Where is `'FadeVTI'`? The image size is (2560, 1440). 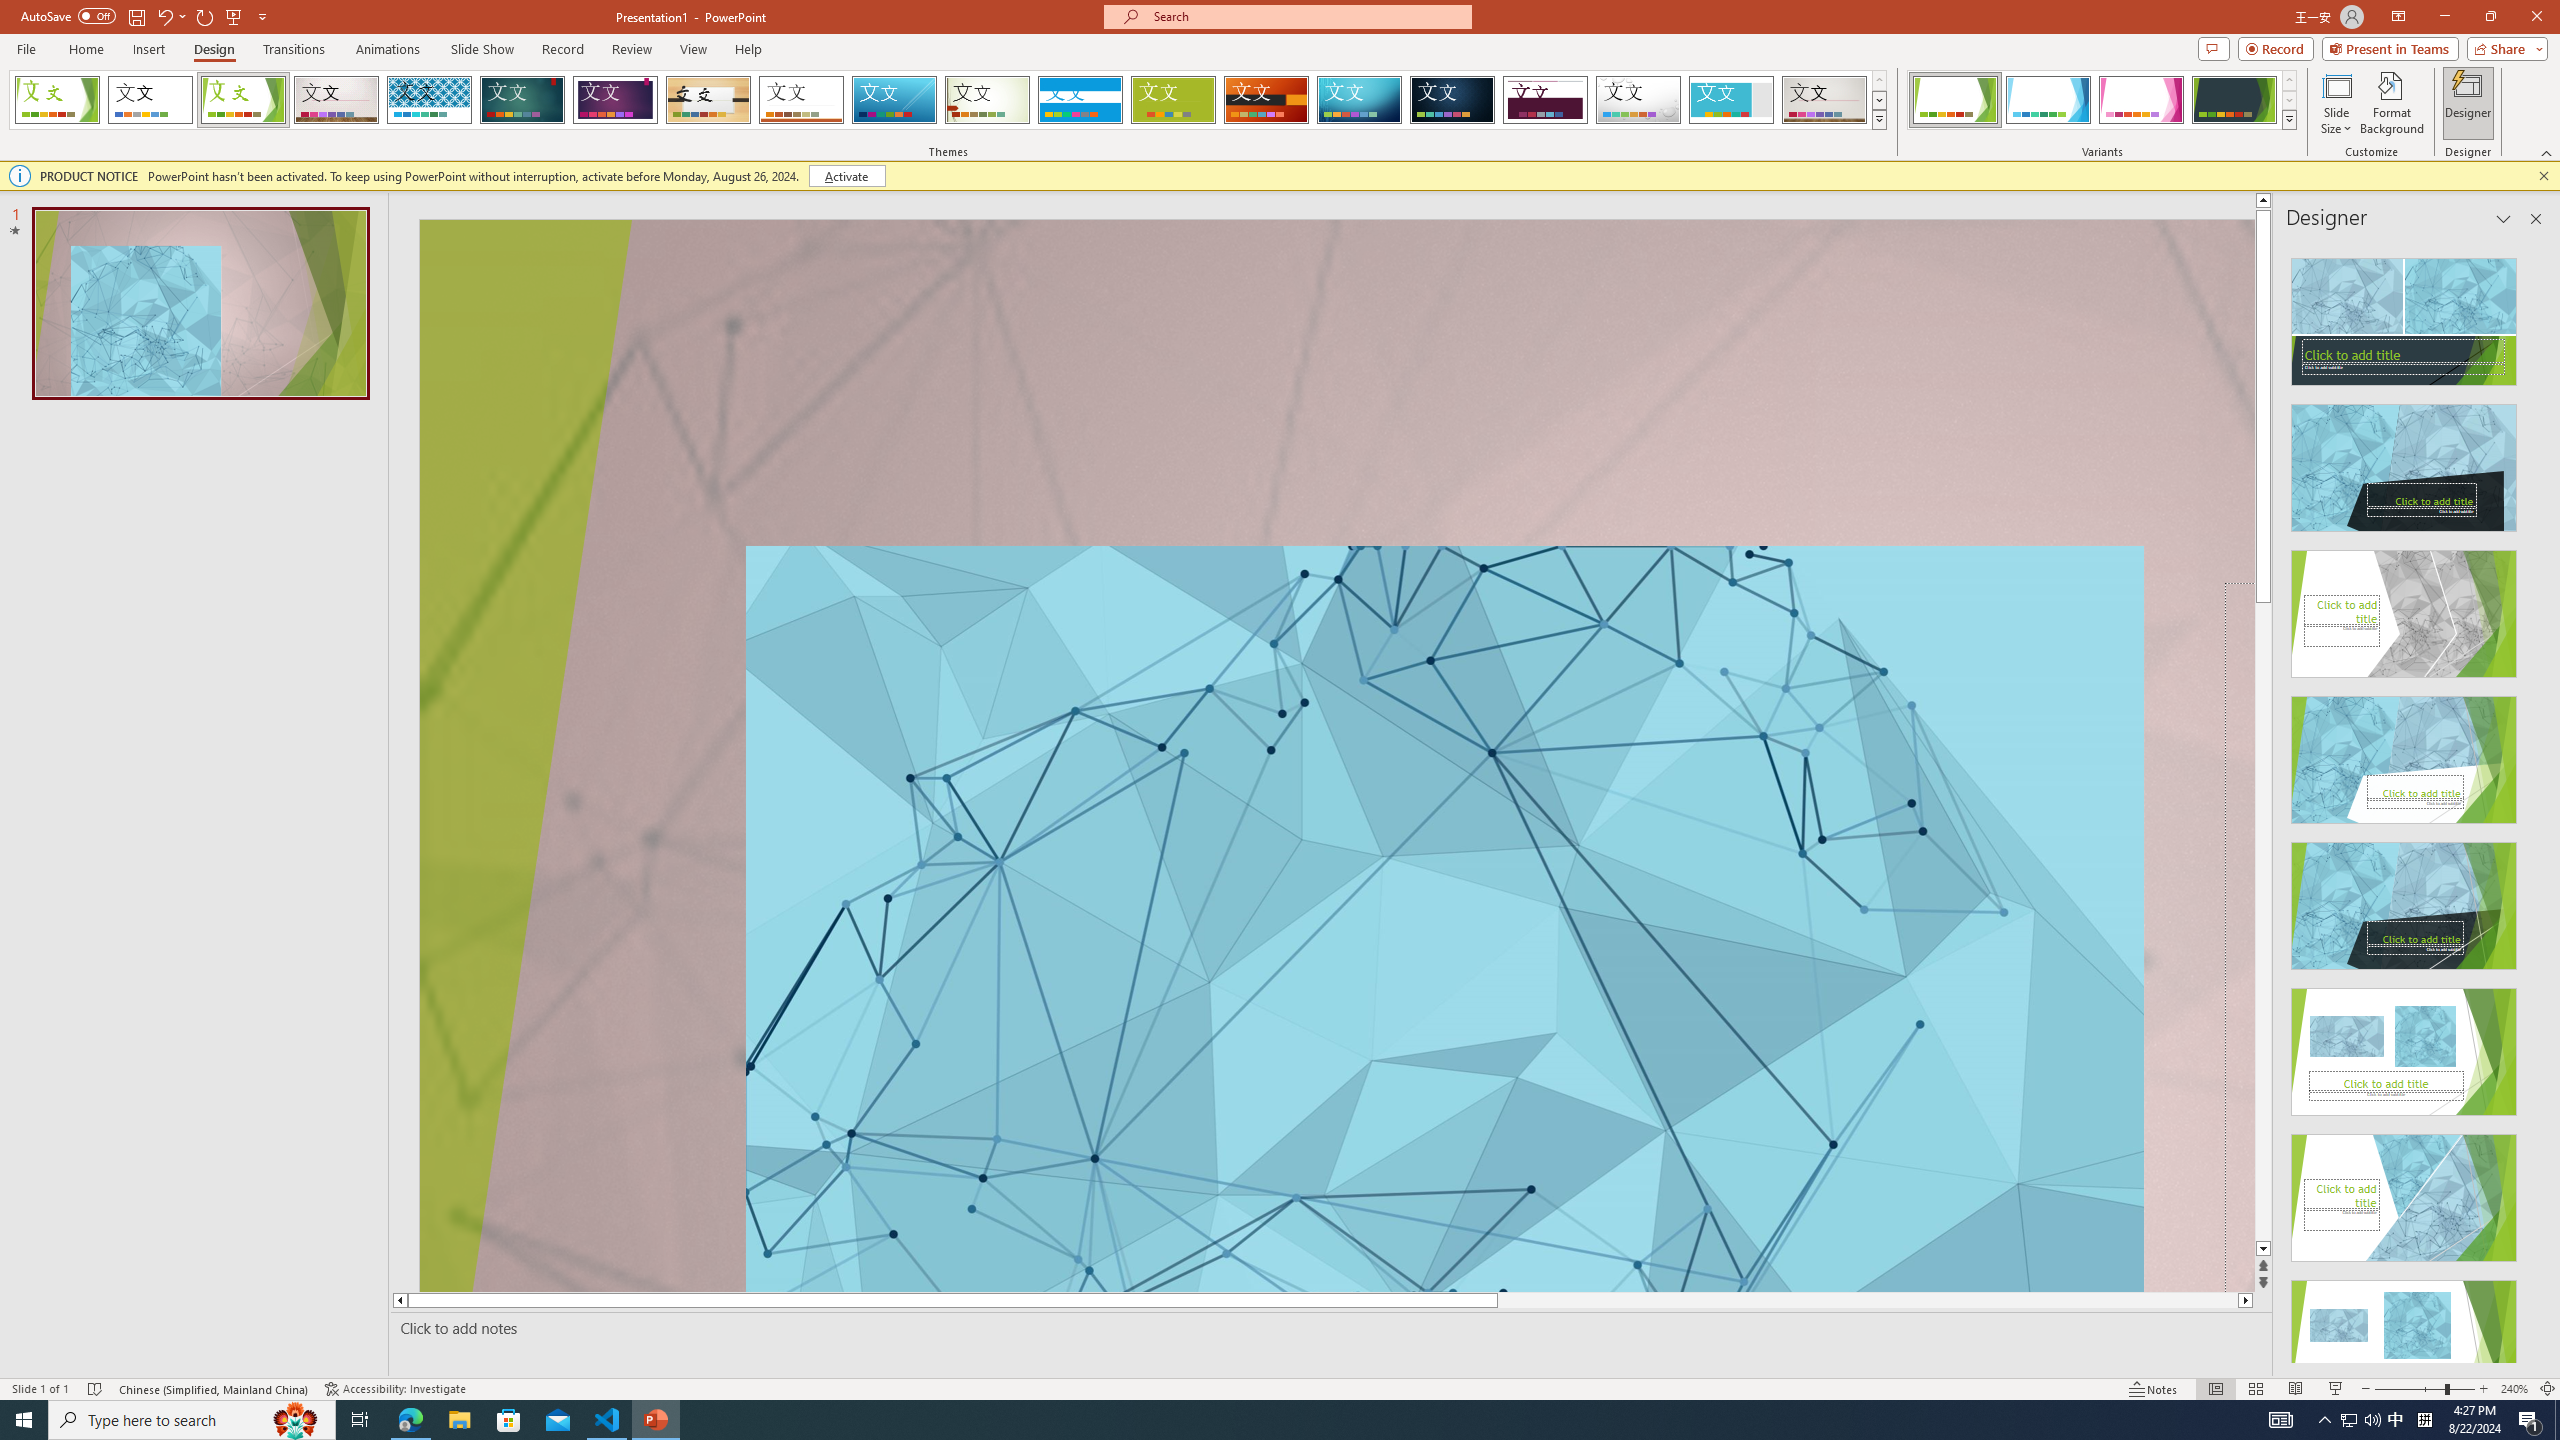 'FadeVTI' is located at coordinates (57, 99).